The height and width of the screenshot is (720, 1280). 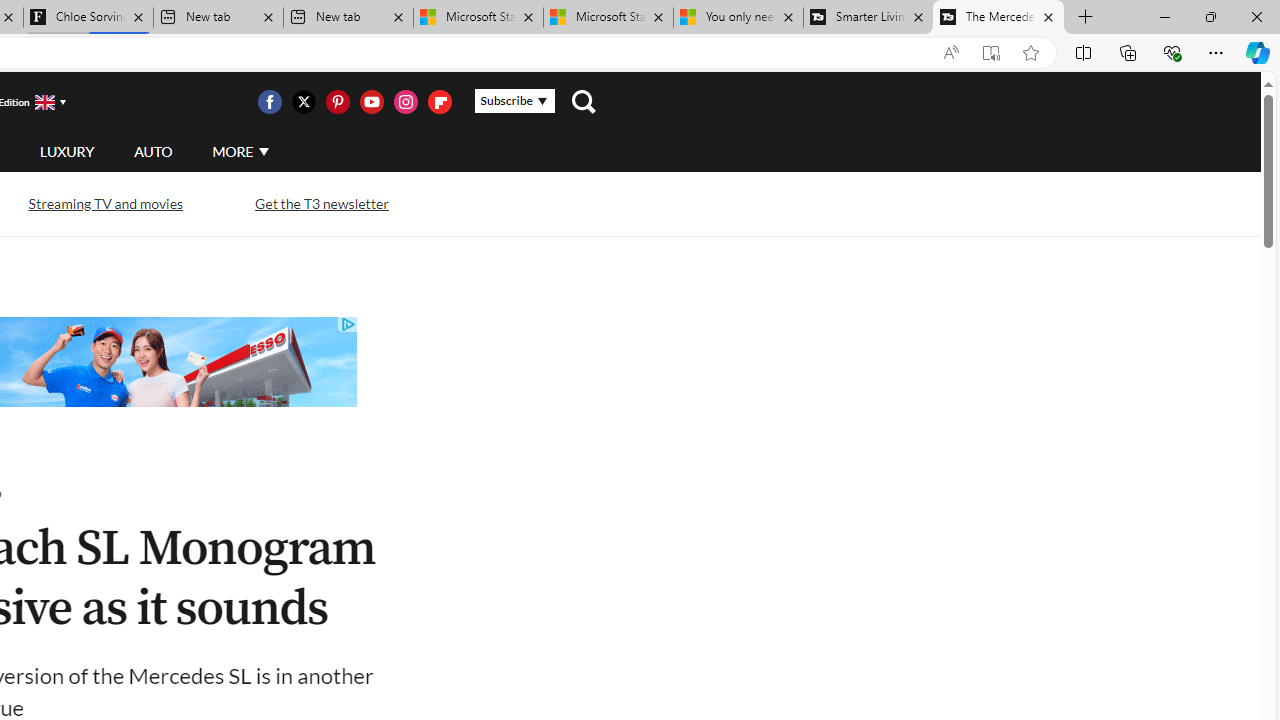 What do you see at coordinates (868, 17) in the screenshot?
I see `'Smarter Living | T3'` at bounding box center [868, 17].